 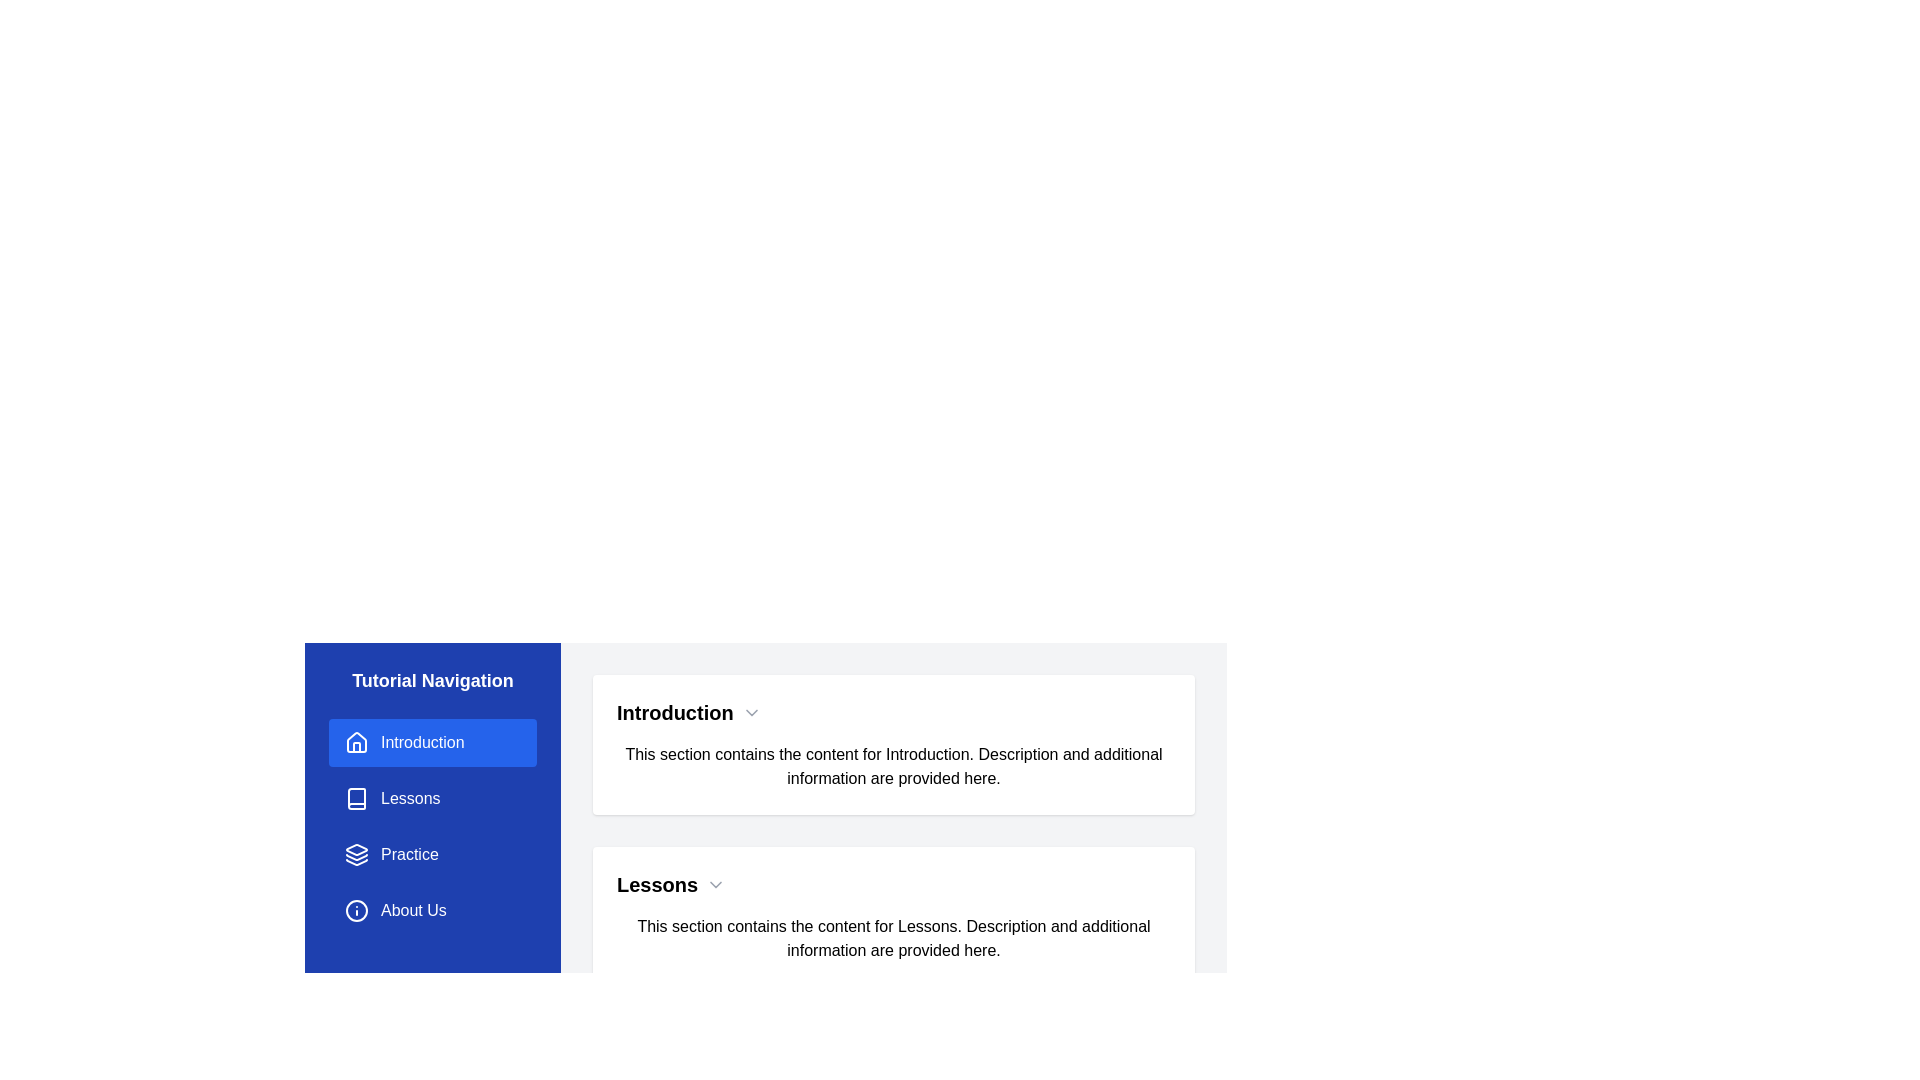 What do you see at coordinates (356, 855) in the screenshot?
I see `the navigational icon representing the 'Practice' section located in the third row of the vertical navigation menu on the left side of the interface` at bounding box center [356, 855].